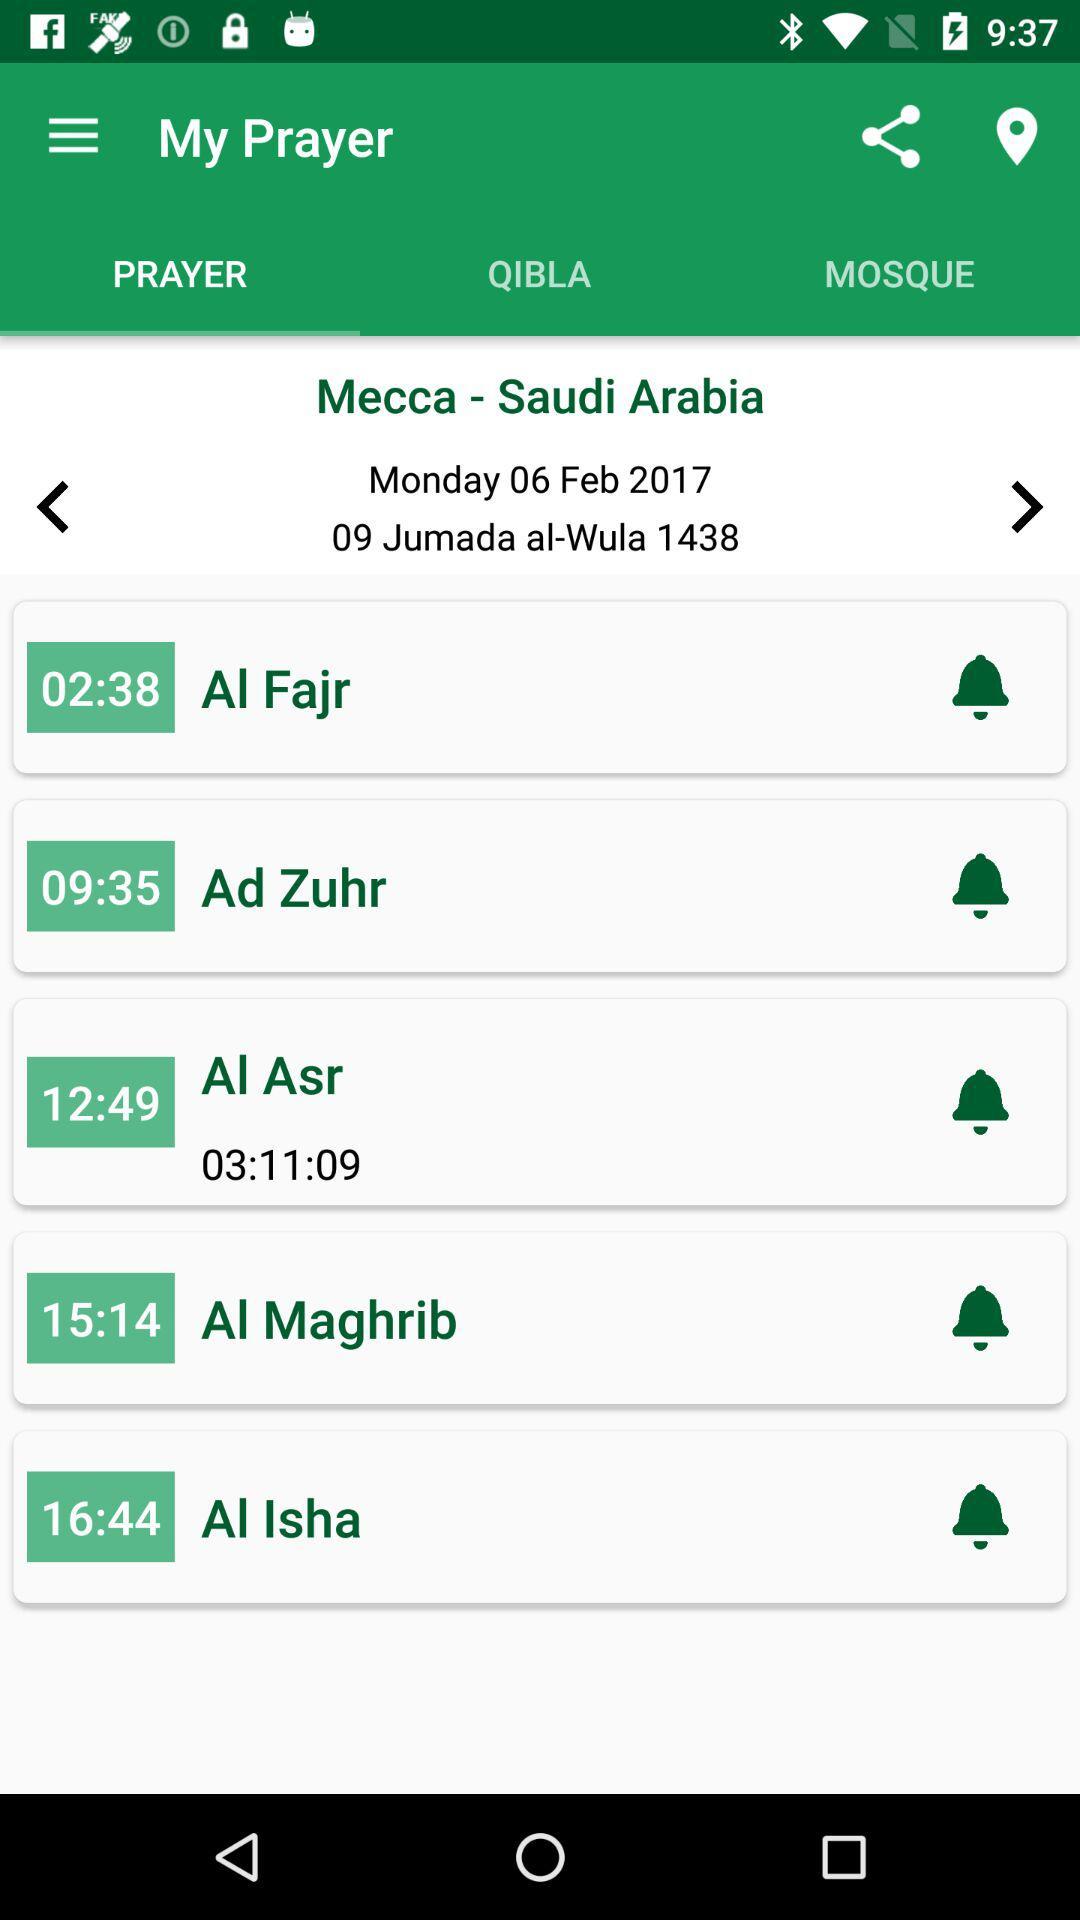 The height and width of the screenshot is (1920, 1080). What do you see at coordinates (100, 1516) in the screenshot?
I see `16:44` at bounding box center [100, 1516].